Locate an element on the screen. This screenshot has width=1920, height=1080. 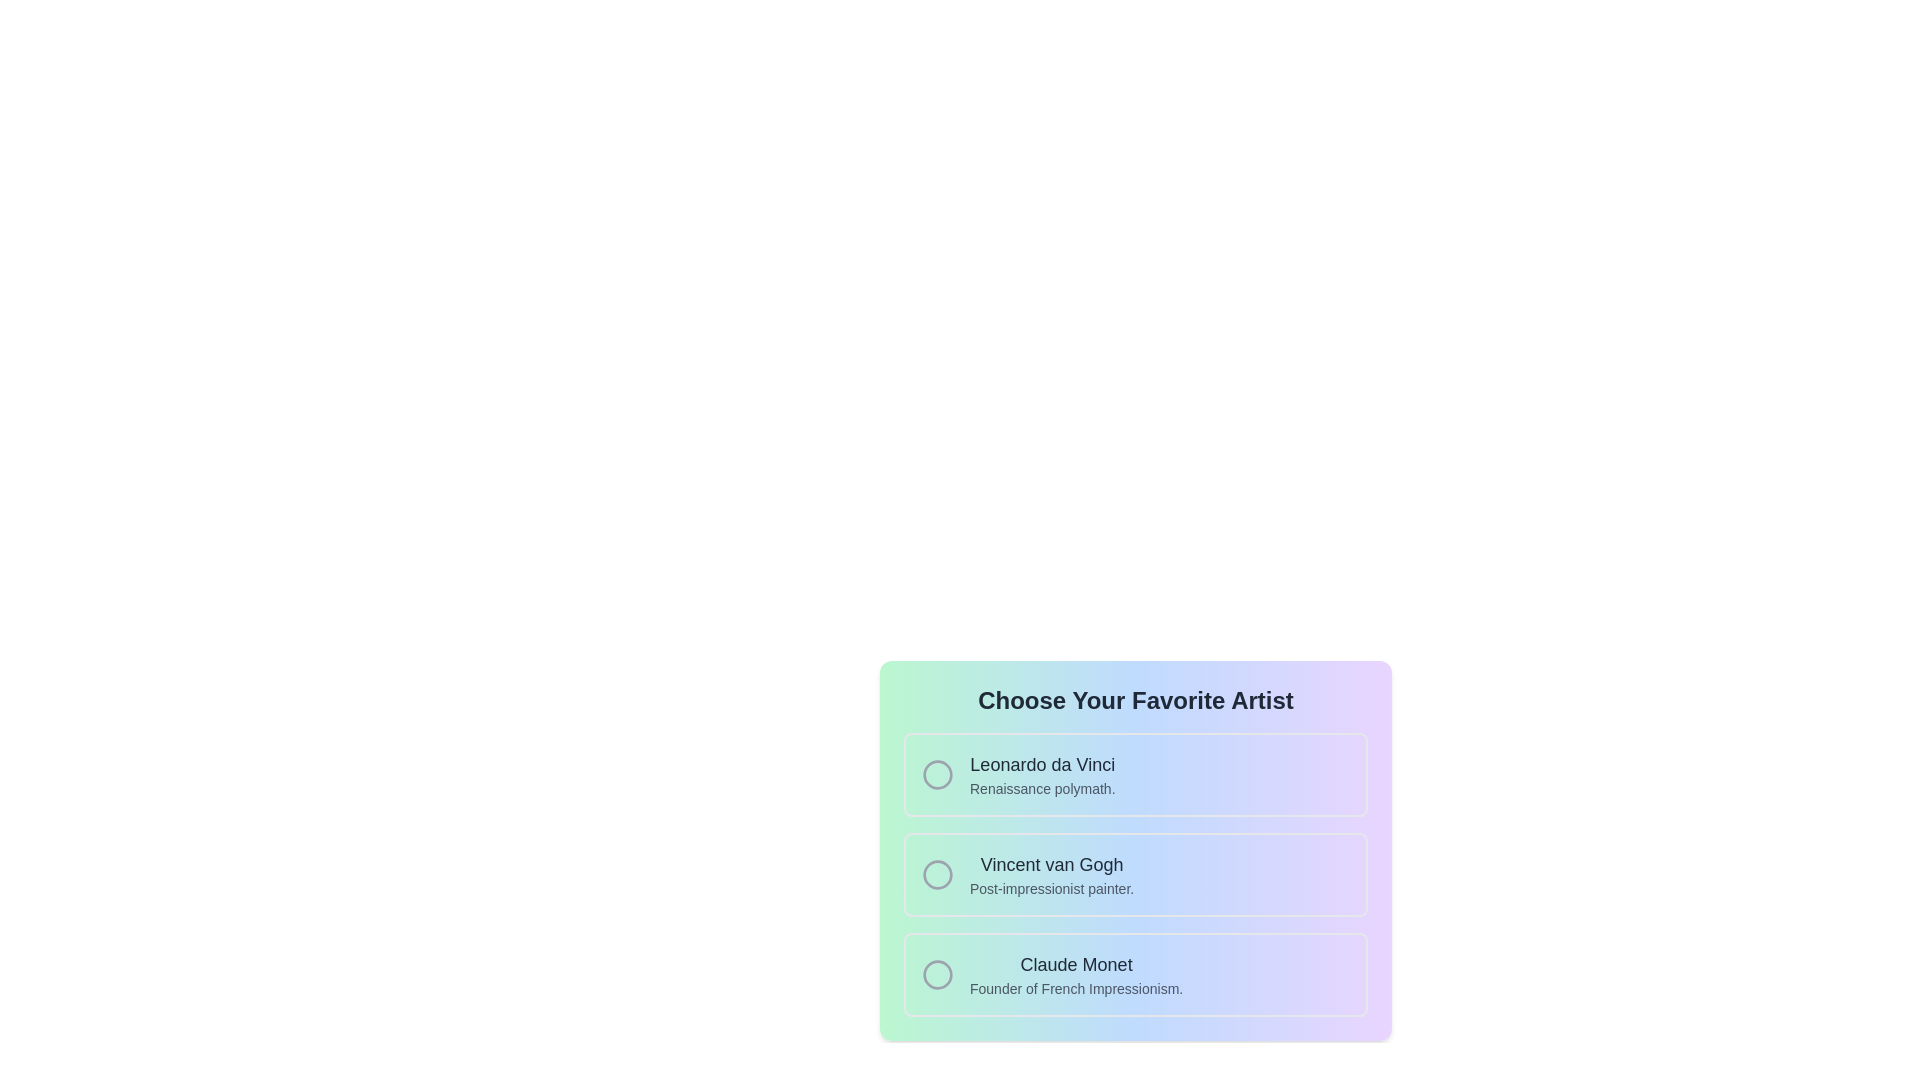
the text label that reads 'Post-impressionist painter', which is styled in gray and located directly beneath 'Vincent van Gogh' is located at coordinates (1051, 887).